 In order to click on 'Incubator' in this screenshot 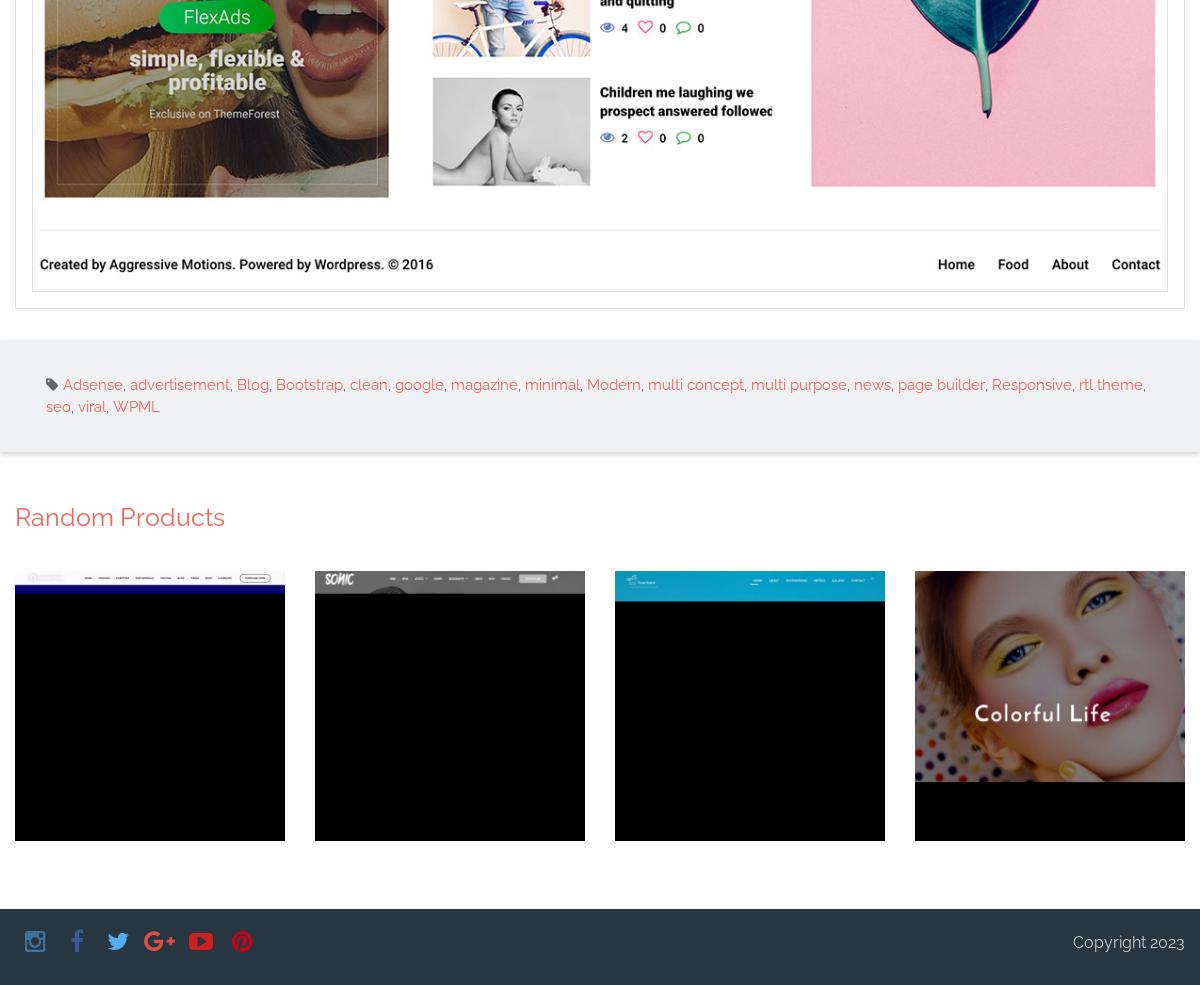, I will do `click(149, 699)`.